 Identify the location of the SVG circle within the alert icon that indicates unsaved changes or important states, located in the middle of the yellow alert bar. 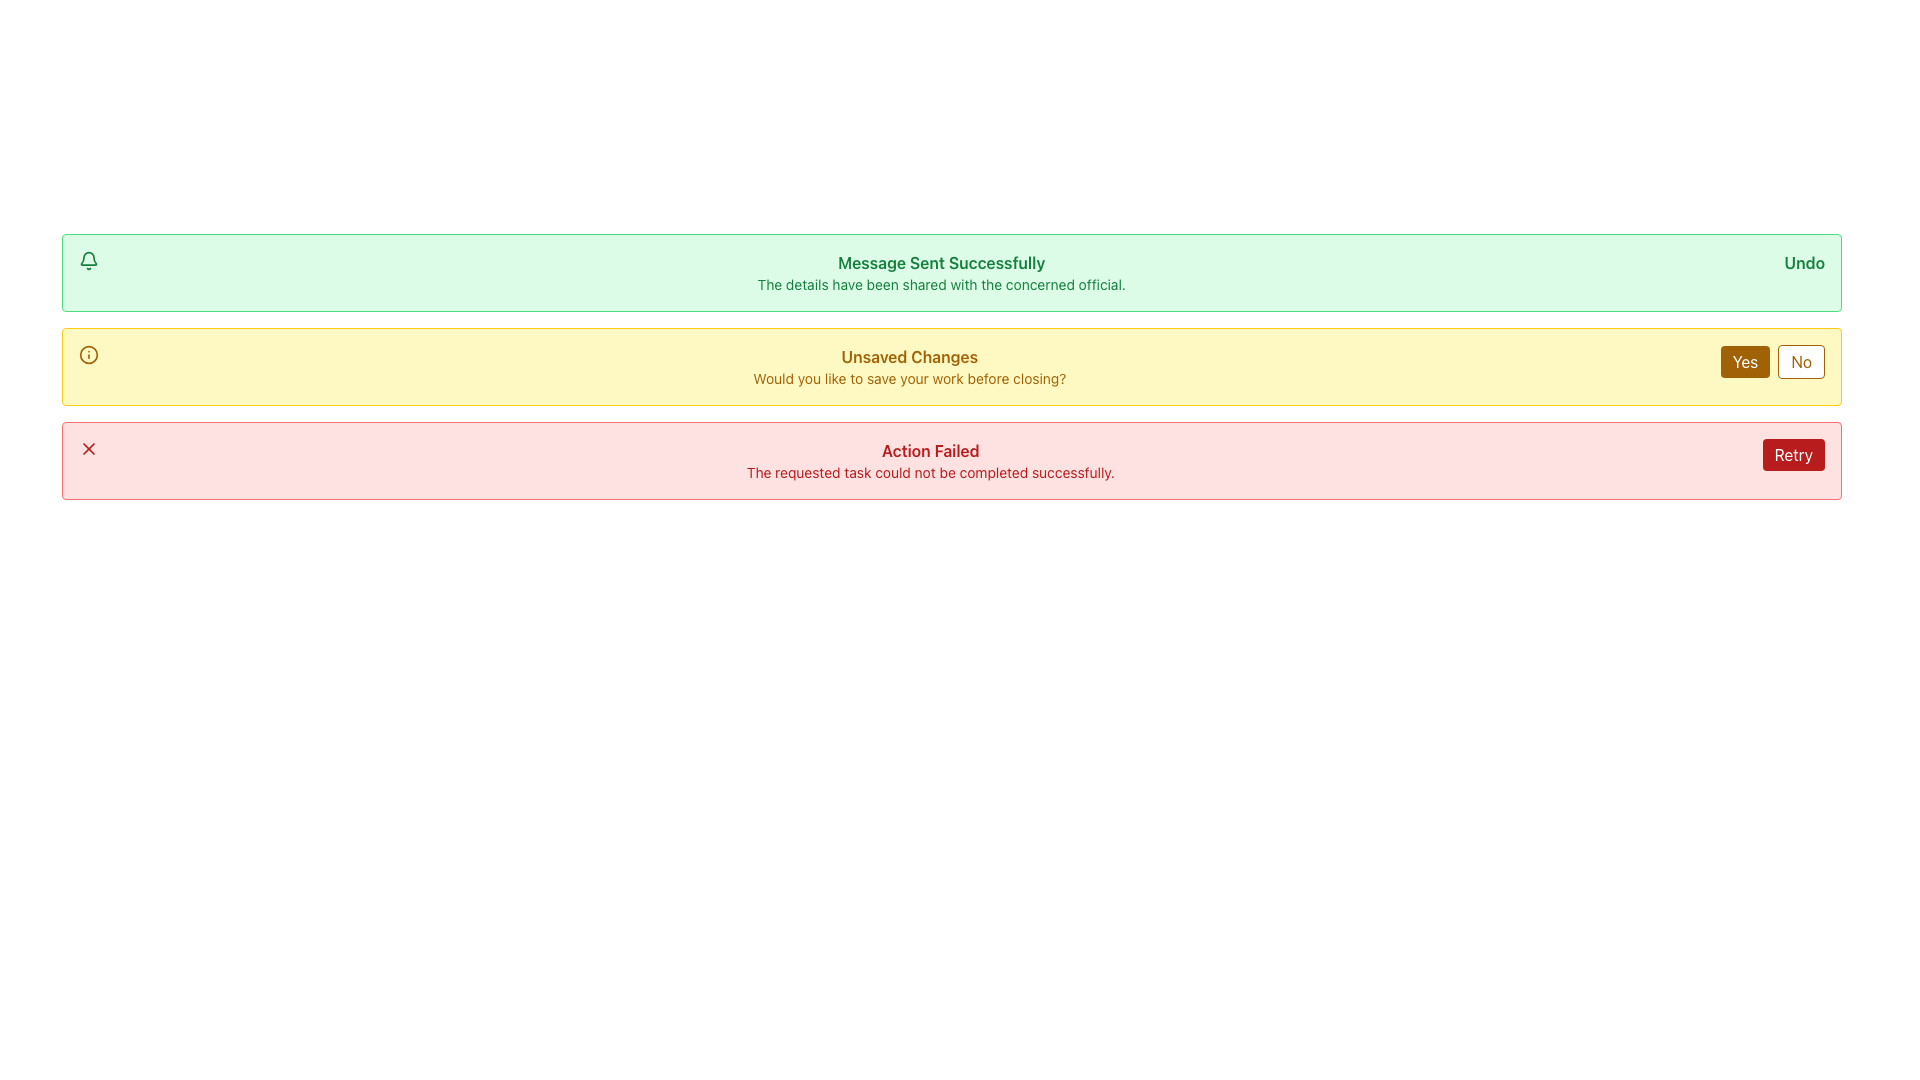
(88, 353).